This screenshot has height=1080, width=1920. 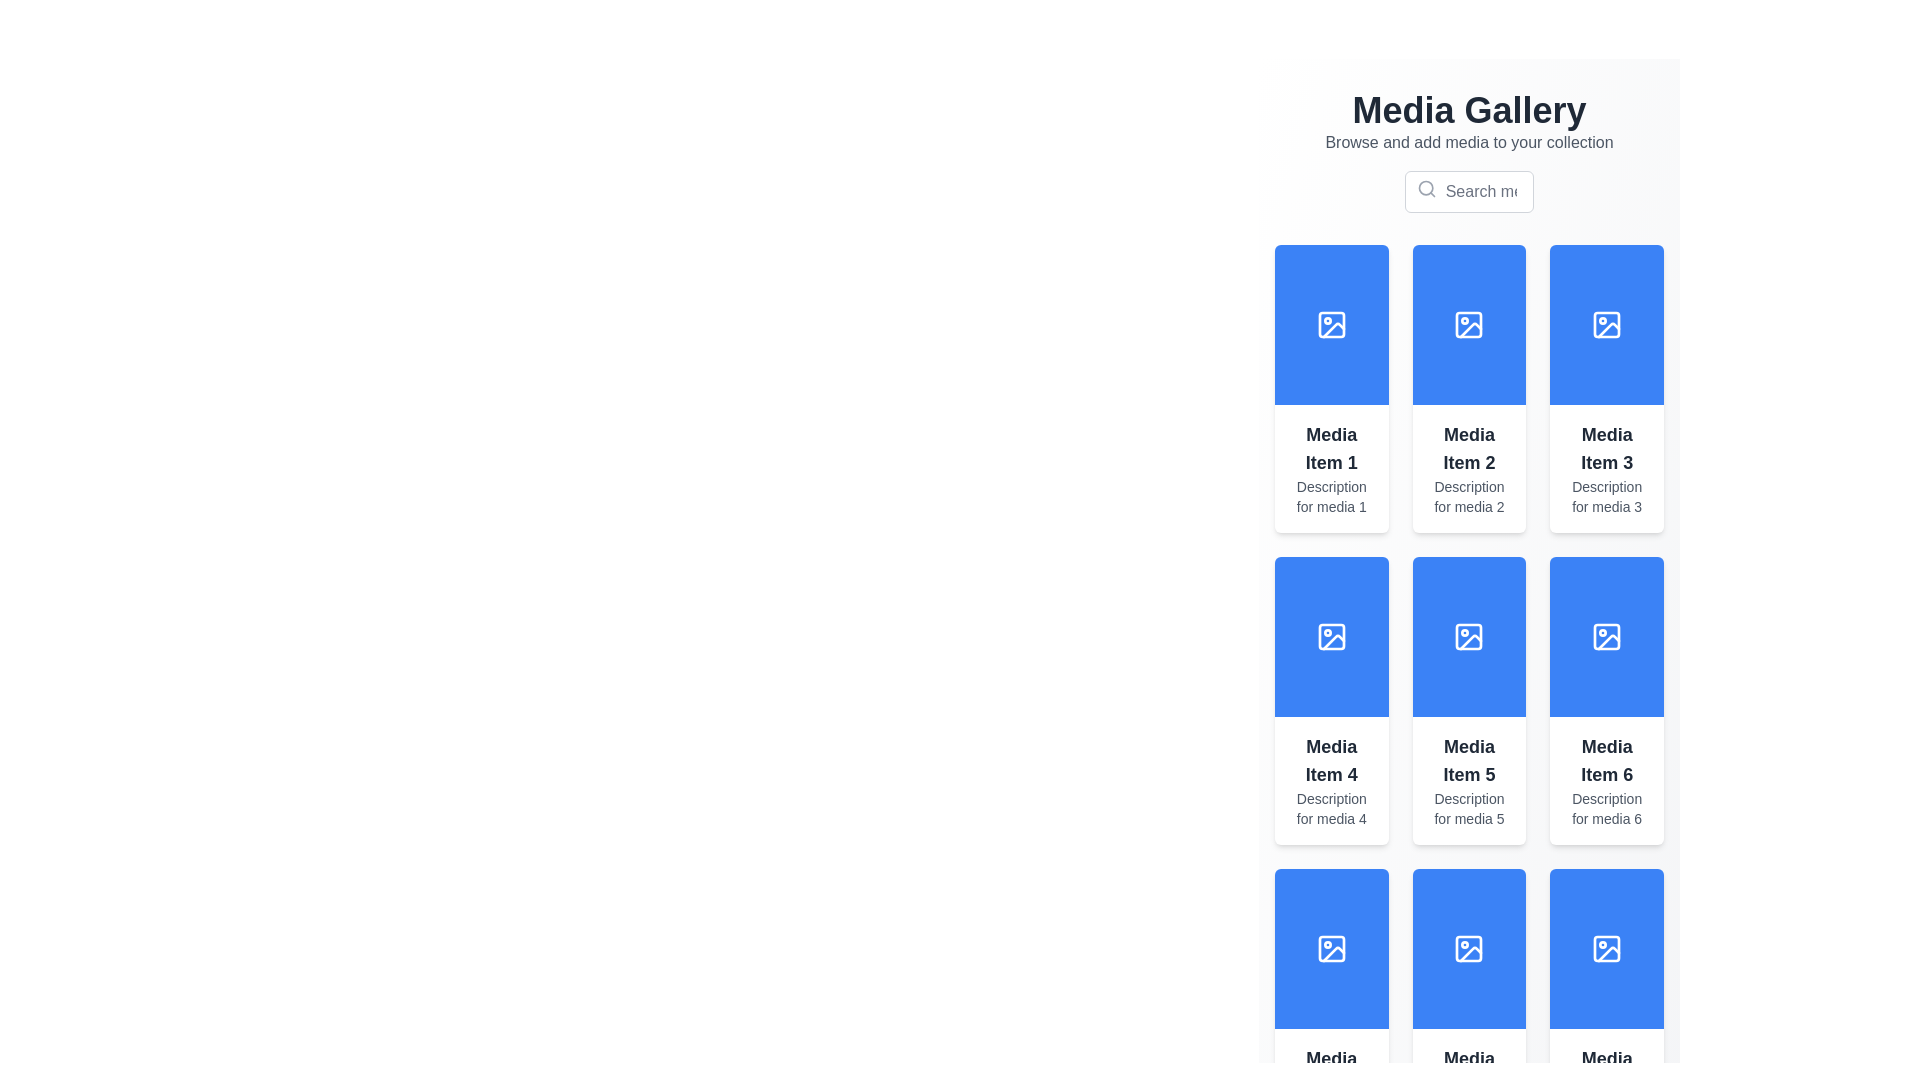 I want to click on the SVG graphical element that serves as a graphical component of the icon within 'Media Item 4', located in the first column of the second row in the grid layout, so click(x=1331, y=636).